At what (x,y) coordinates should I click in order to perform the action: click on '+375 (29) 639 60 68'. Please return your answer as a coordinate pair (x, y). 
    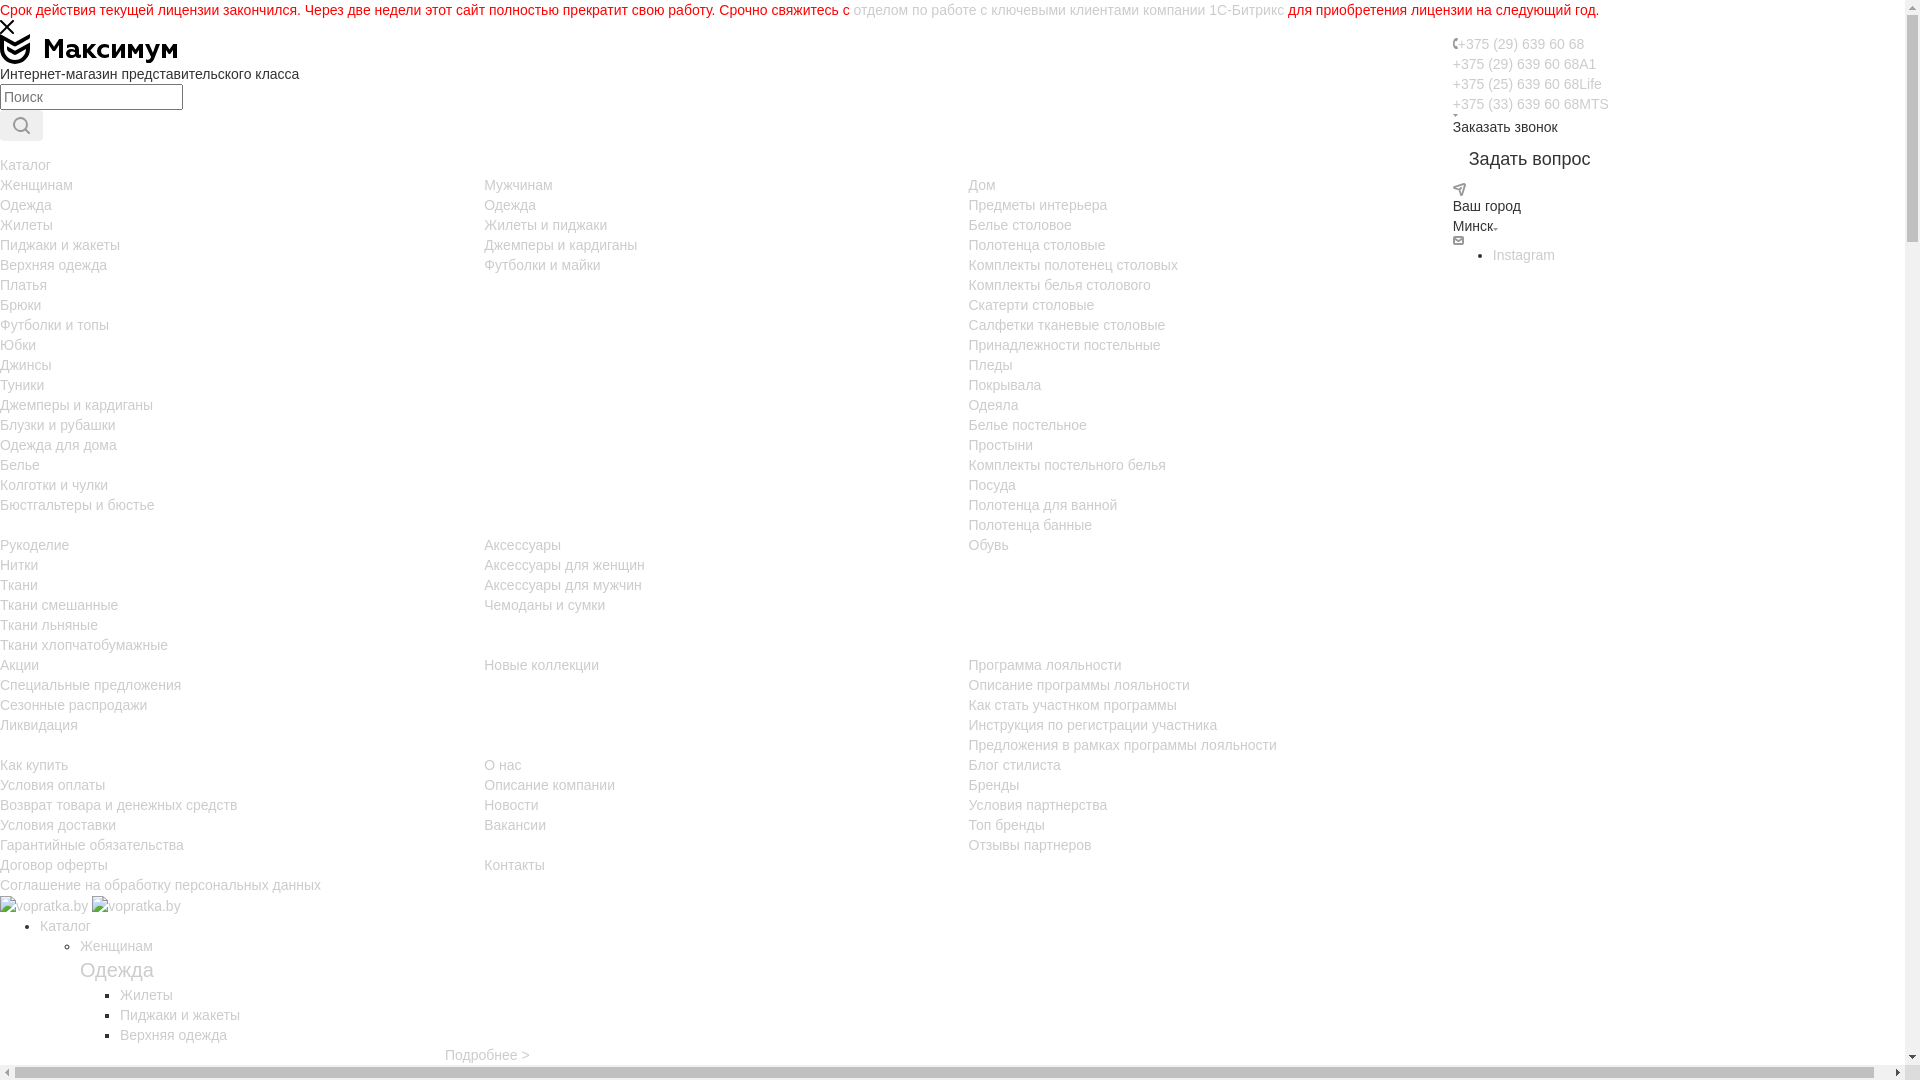
    Looking at the image, I should click on (1520, 43).